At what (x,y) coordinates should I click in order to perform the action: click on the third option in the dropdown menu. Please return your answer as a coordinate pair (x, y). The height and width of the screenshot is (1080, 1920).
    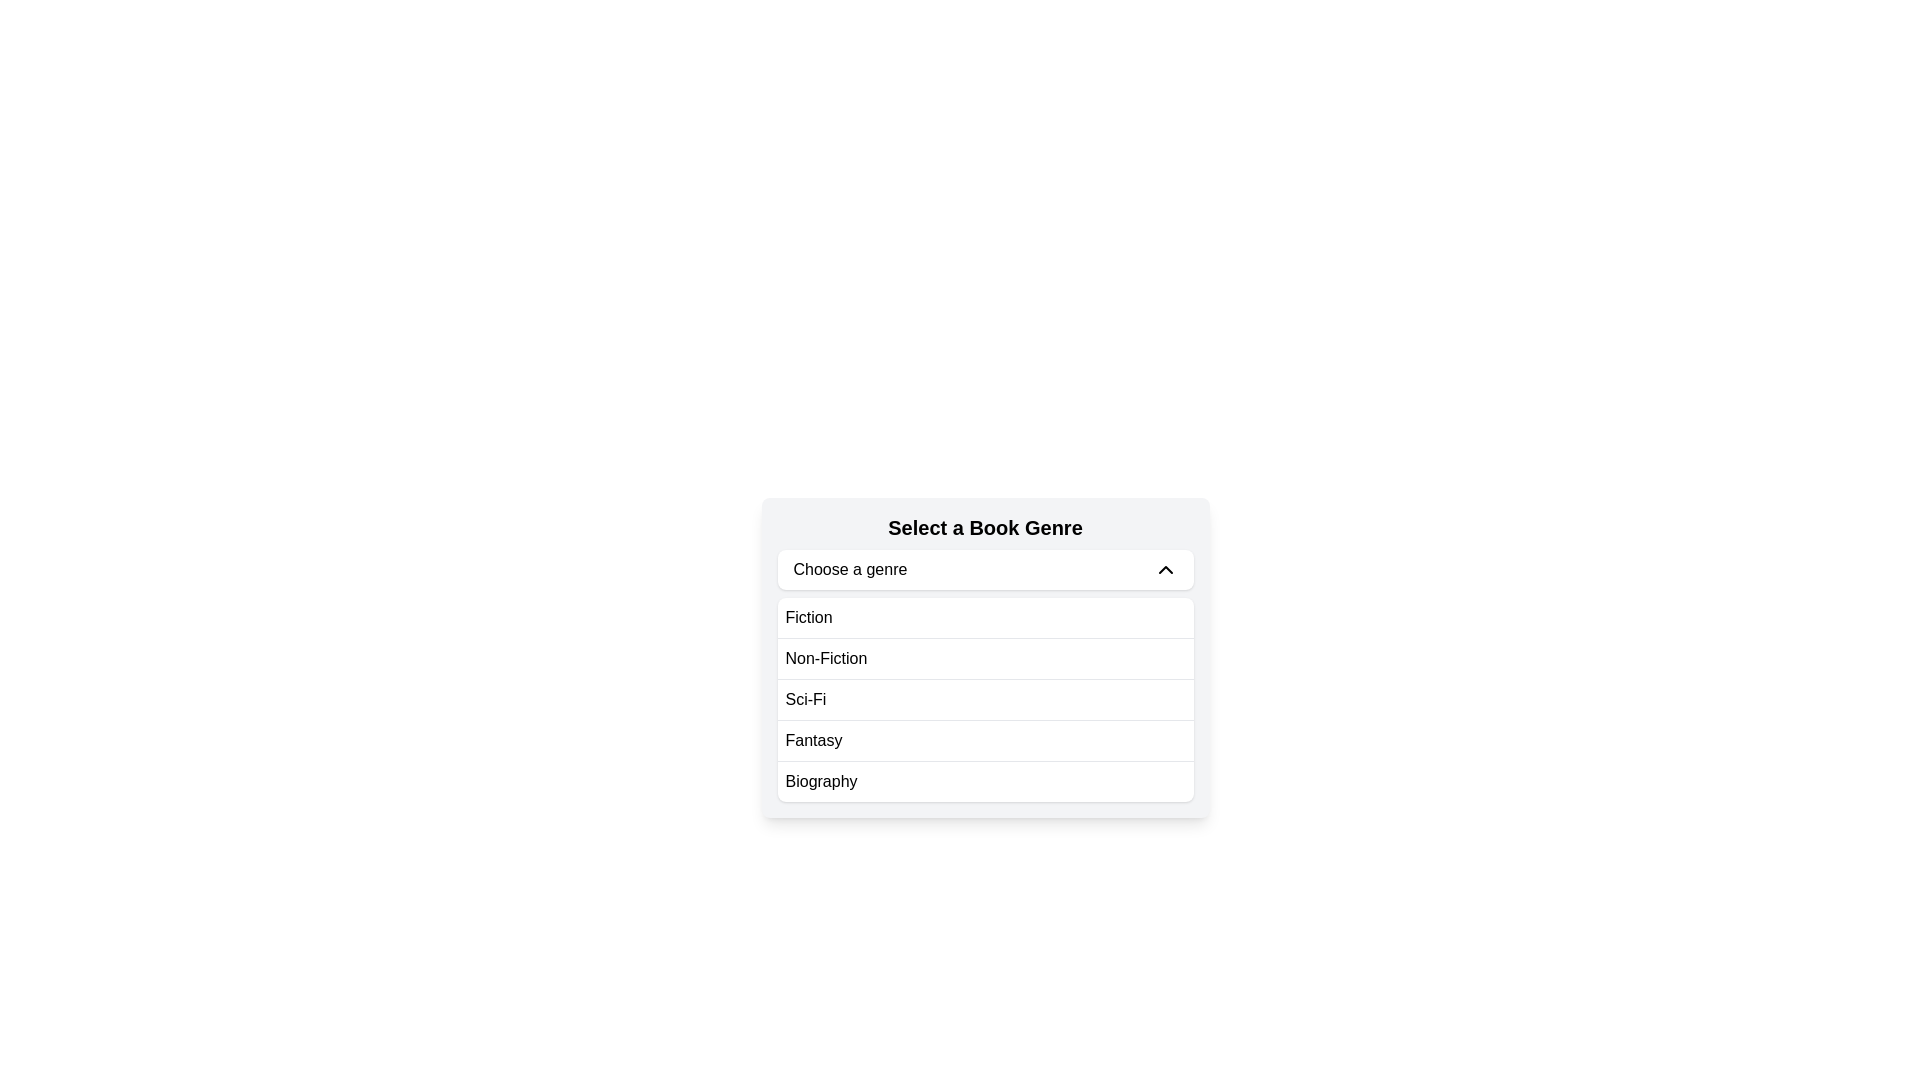
    Looking at the image, I should click on (985, 698).